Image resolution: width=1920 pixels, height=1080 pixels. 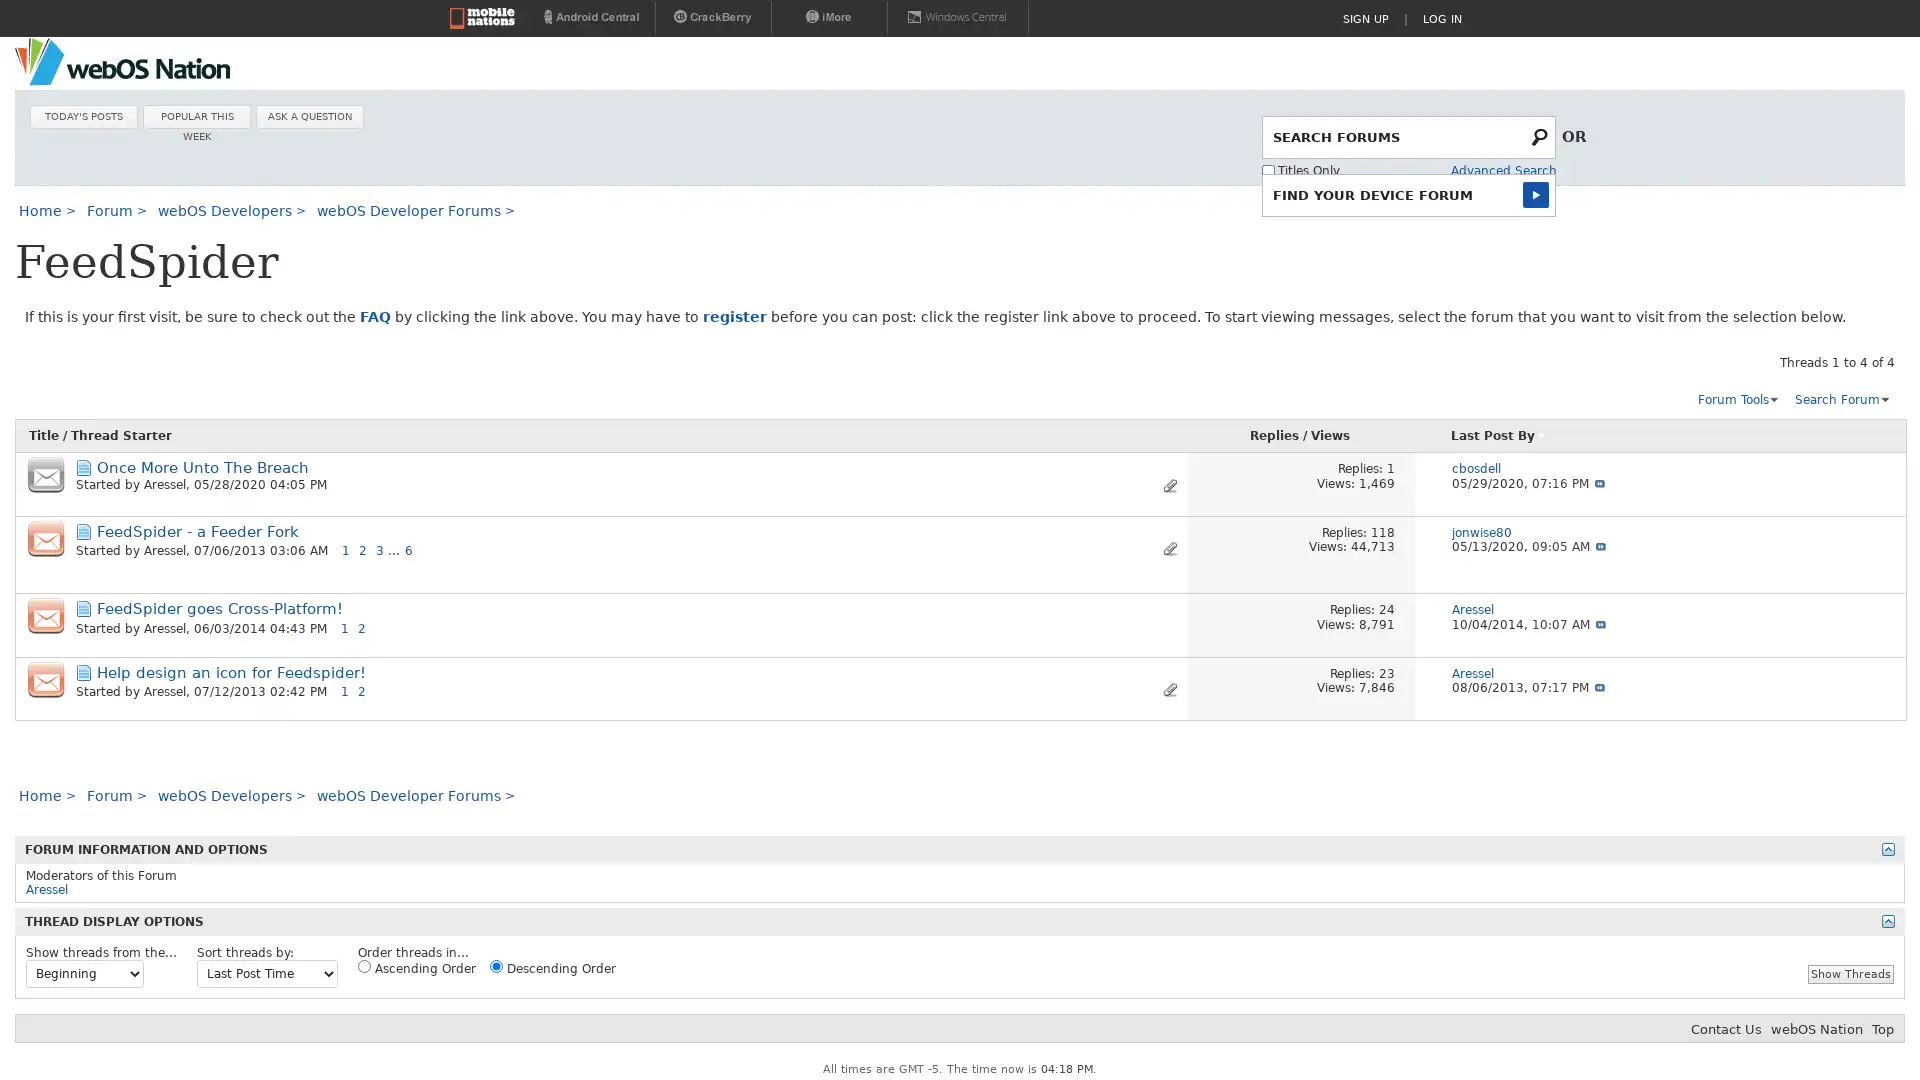 What do you see at coordinates (1850, 972) in the screenshot?
I see `Show Threads` at bounding box center [1850, 972].